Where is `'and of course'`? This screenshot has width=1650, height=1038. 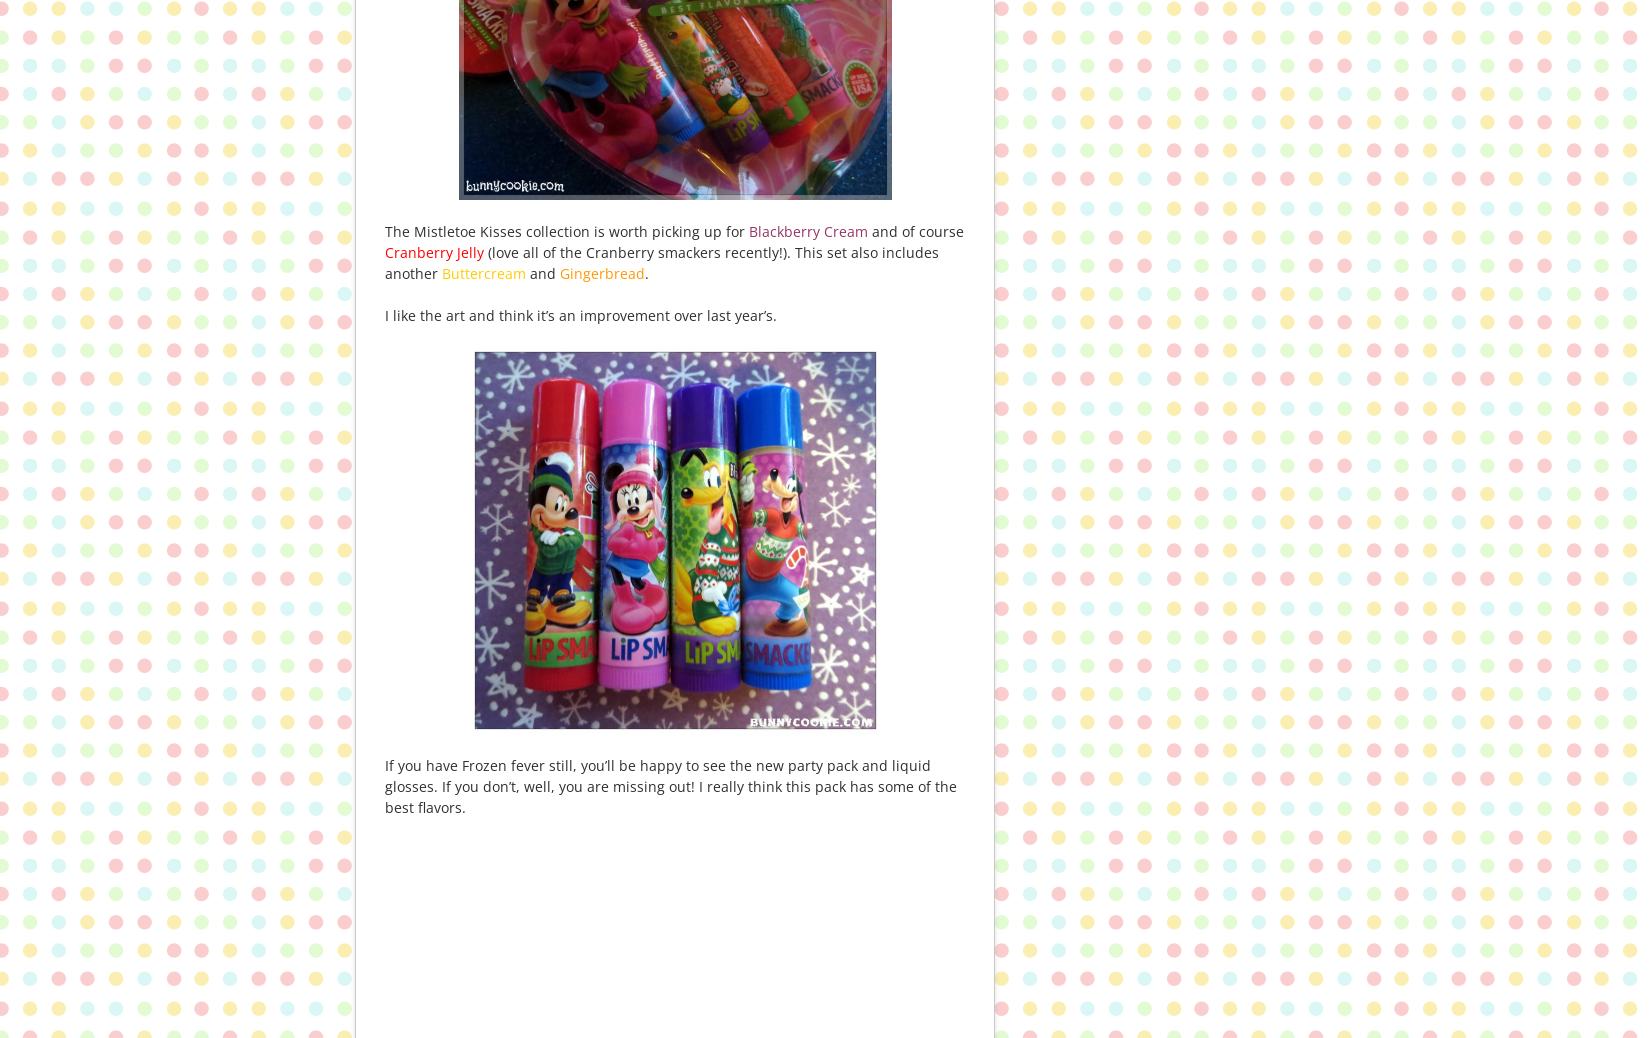
'and of course' is located at coordinates (868, 230).